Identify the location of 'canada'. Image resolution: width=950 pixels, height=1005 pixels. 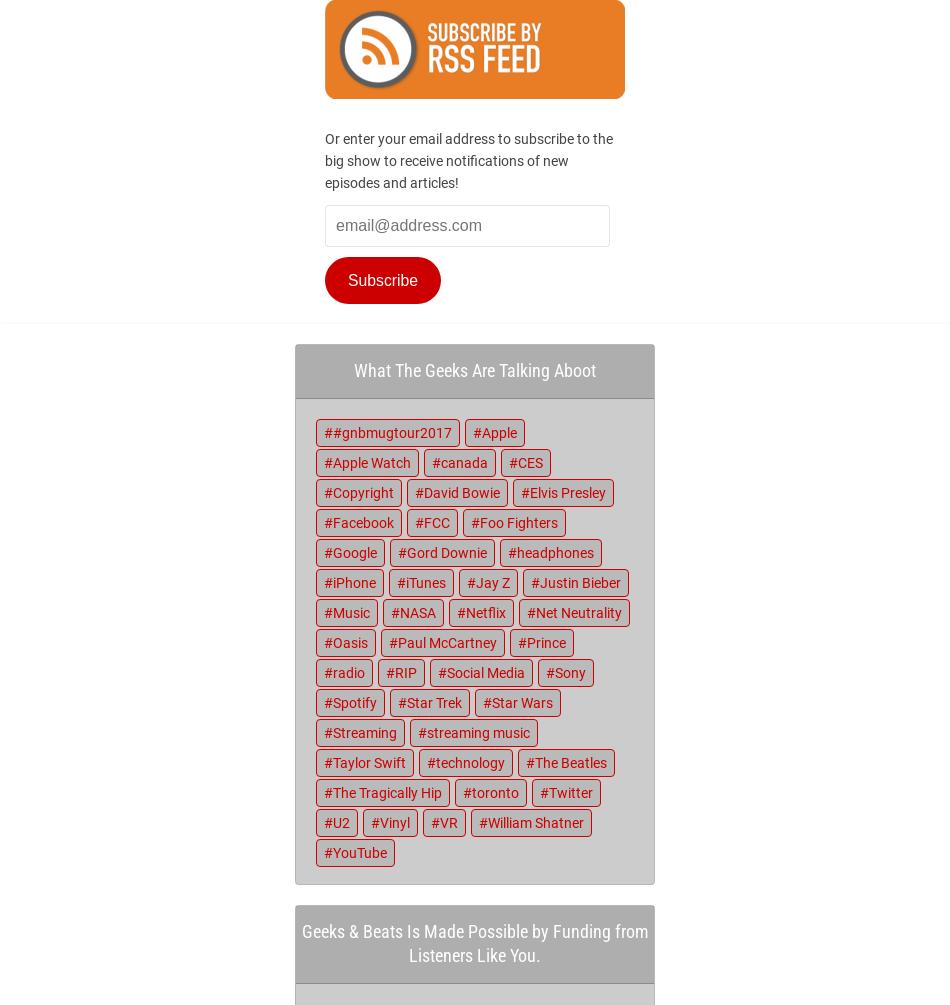
(463, 463).